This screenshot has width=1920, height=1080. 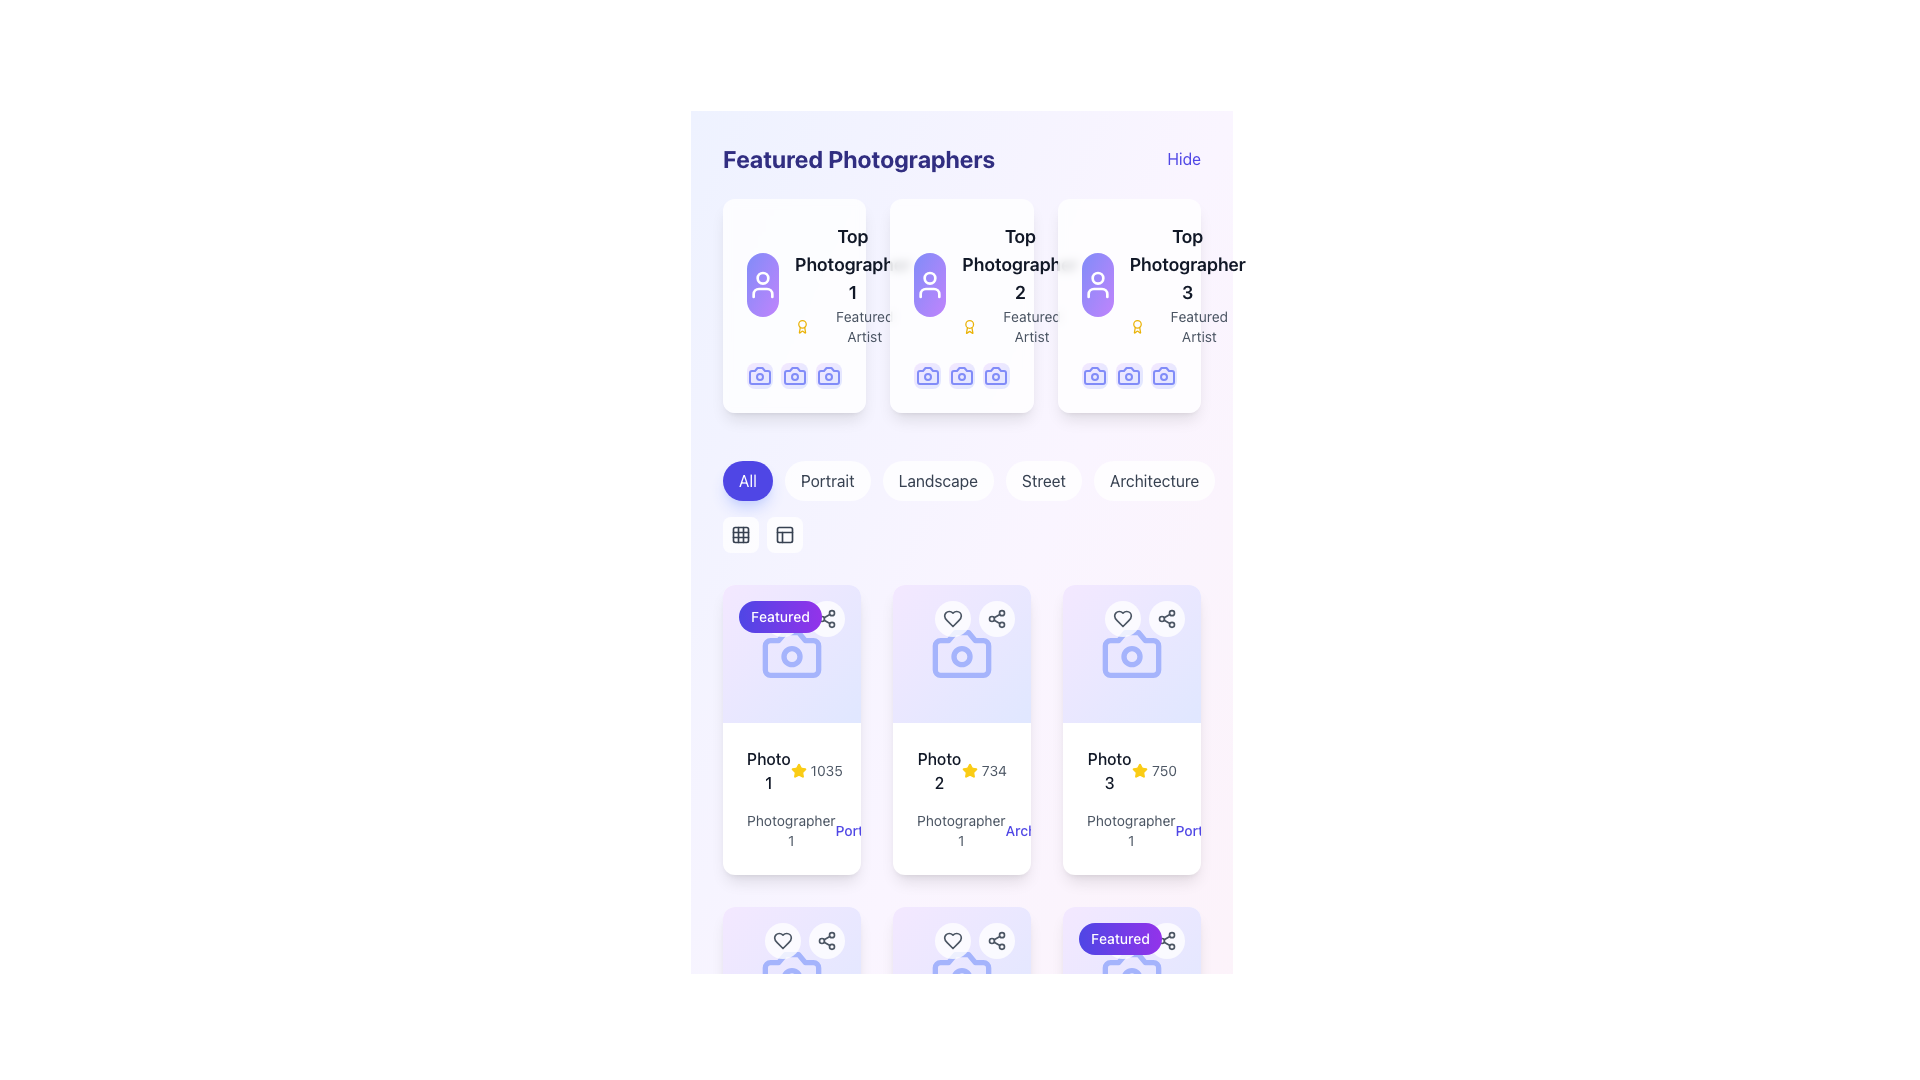 I want to click on the heart icon button located, so click(x=781, y=941).